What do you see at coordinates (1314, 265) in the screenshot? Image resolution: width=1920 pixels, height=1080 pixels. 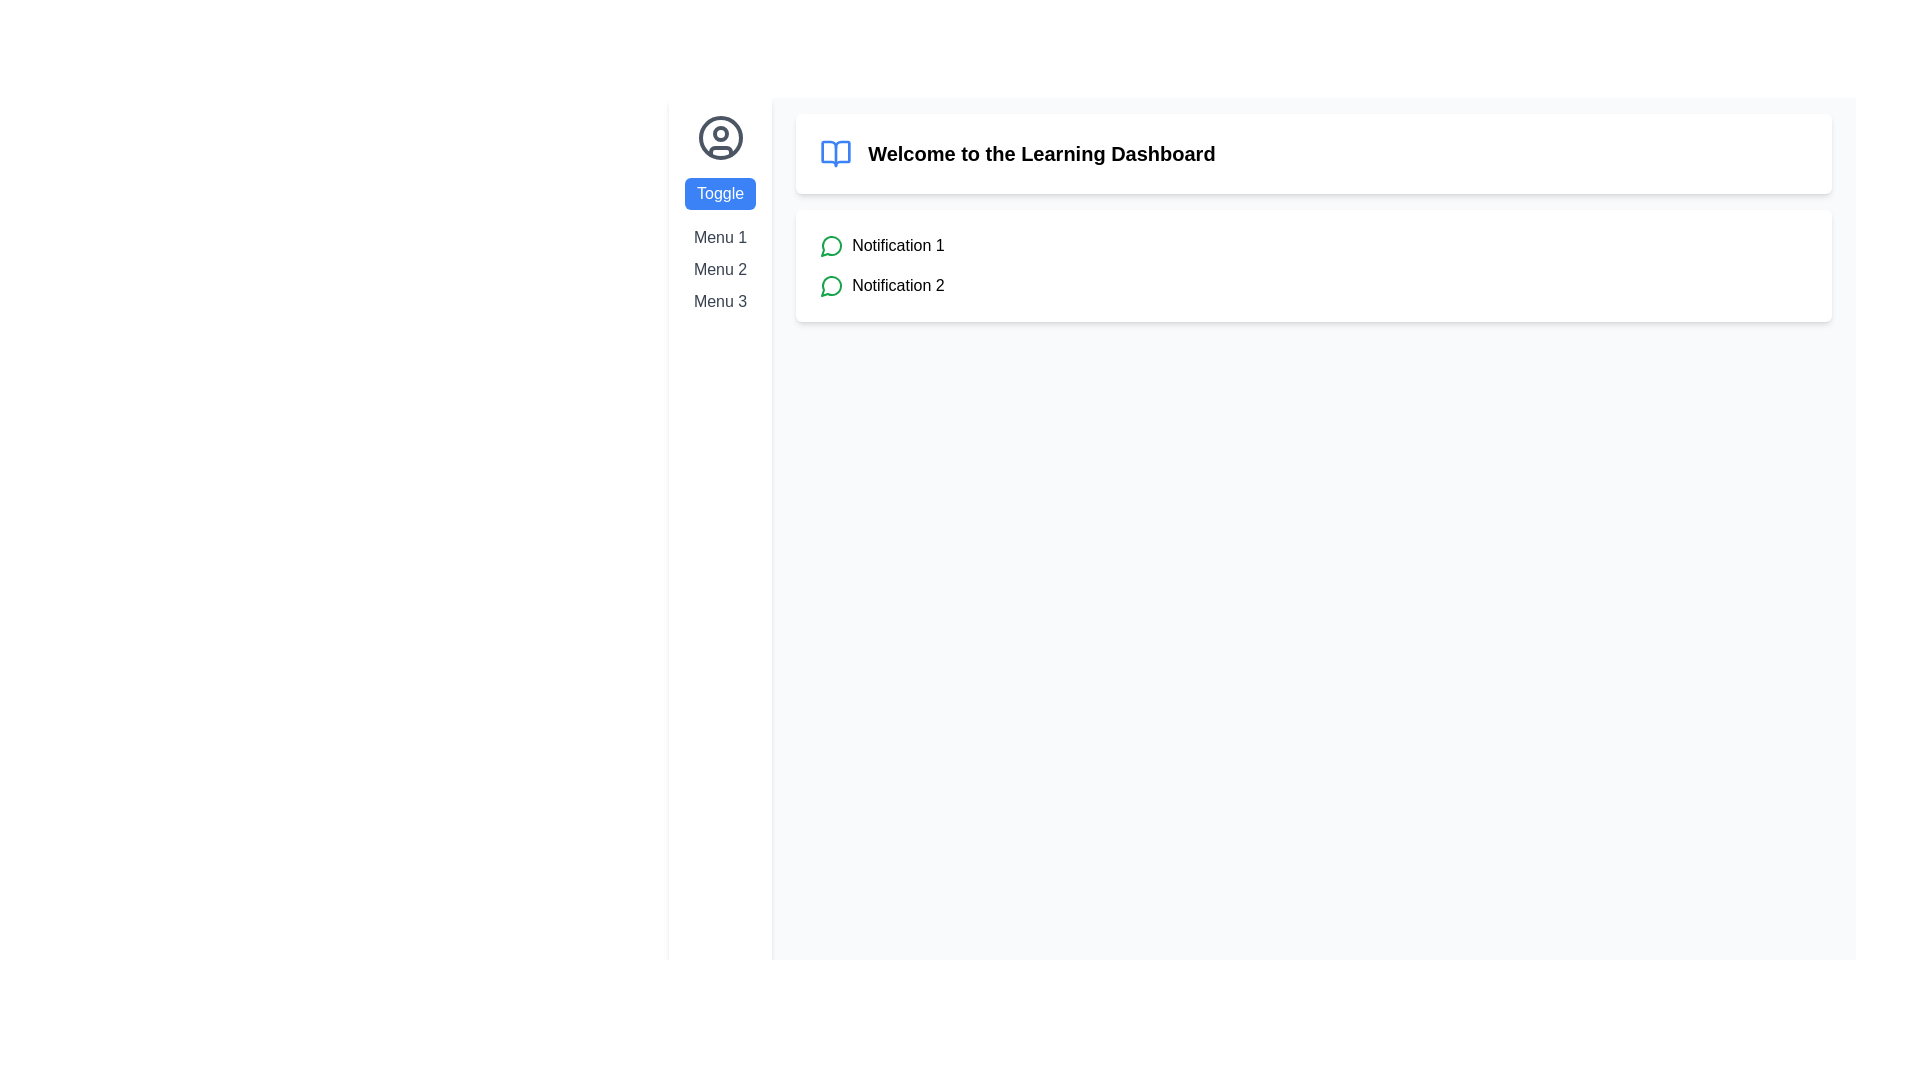 I see `a notification item` at bounding box center [1314, 265].